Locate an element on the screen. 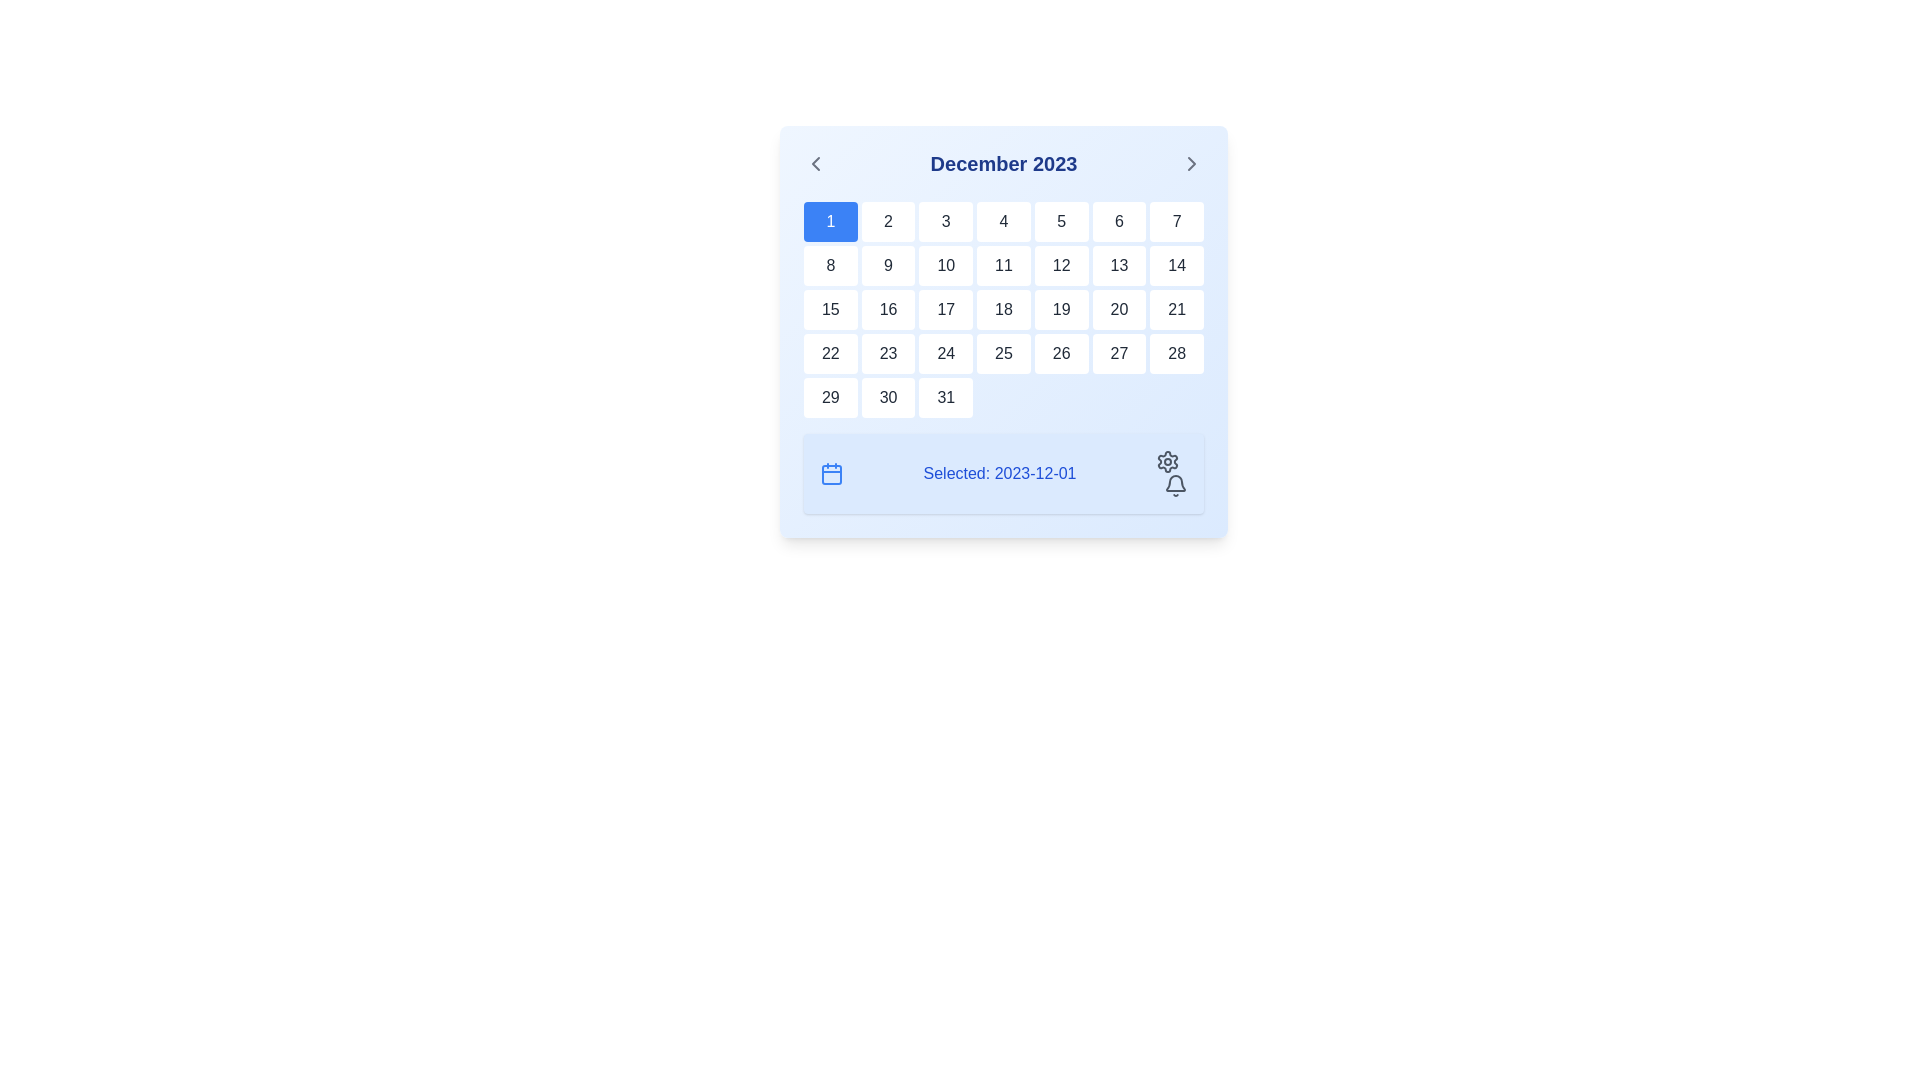  the left navigation button represented as an arrow in the calendar header is located at coordinates (816, 163).